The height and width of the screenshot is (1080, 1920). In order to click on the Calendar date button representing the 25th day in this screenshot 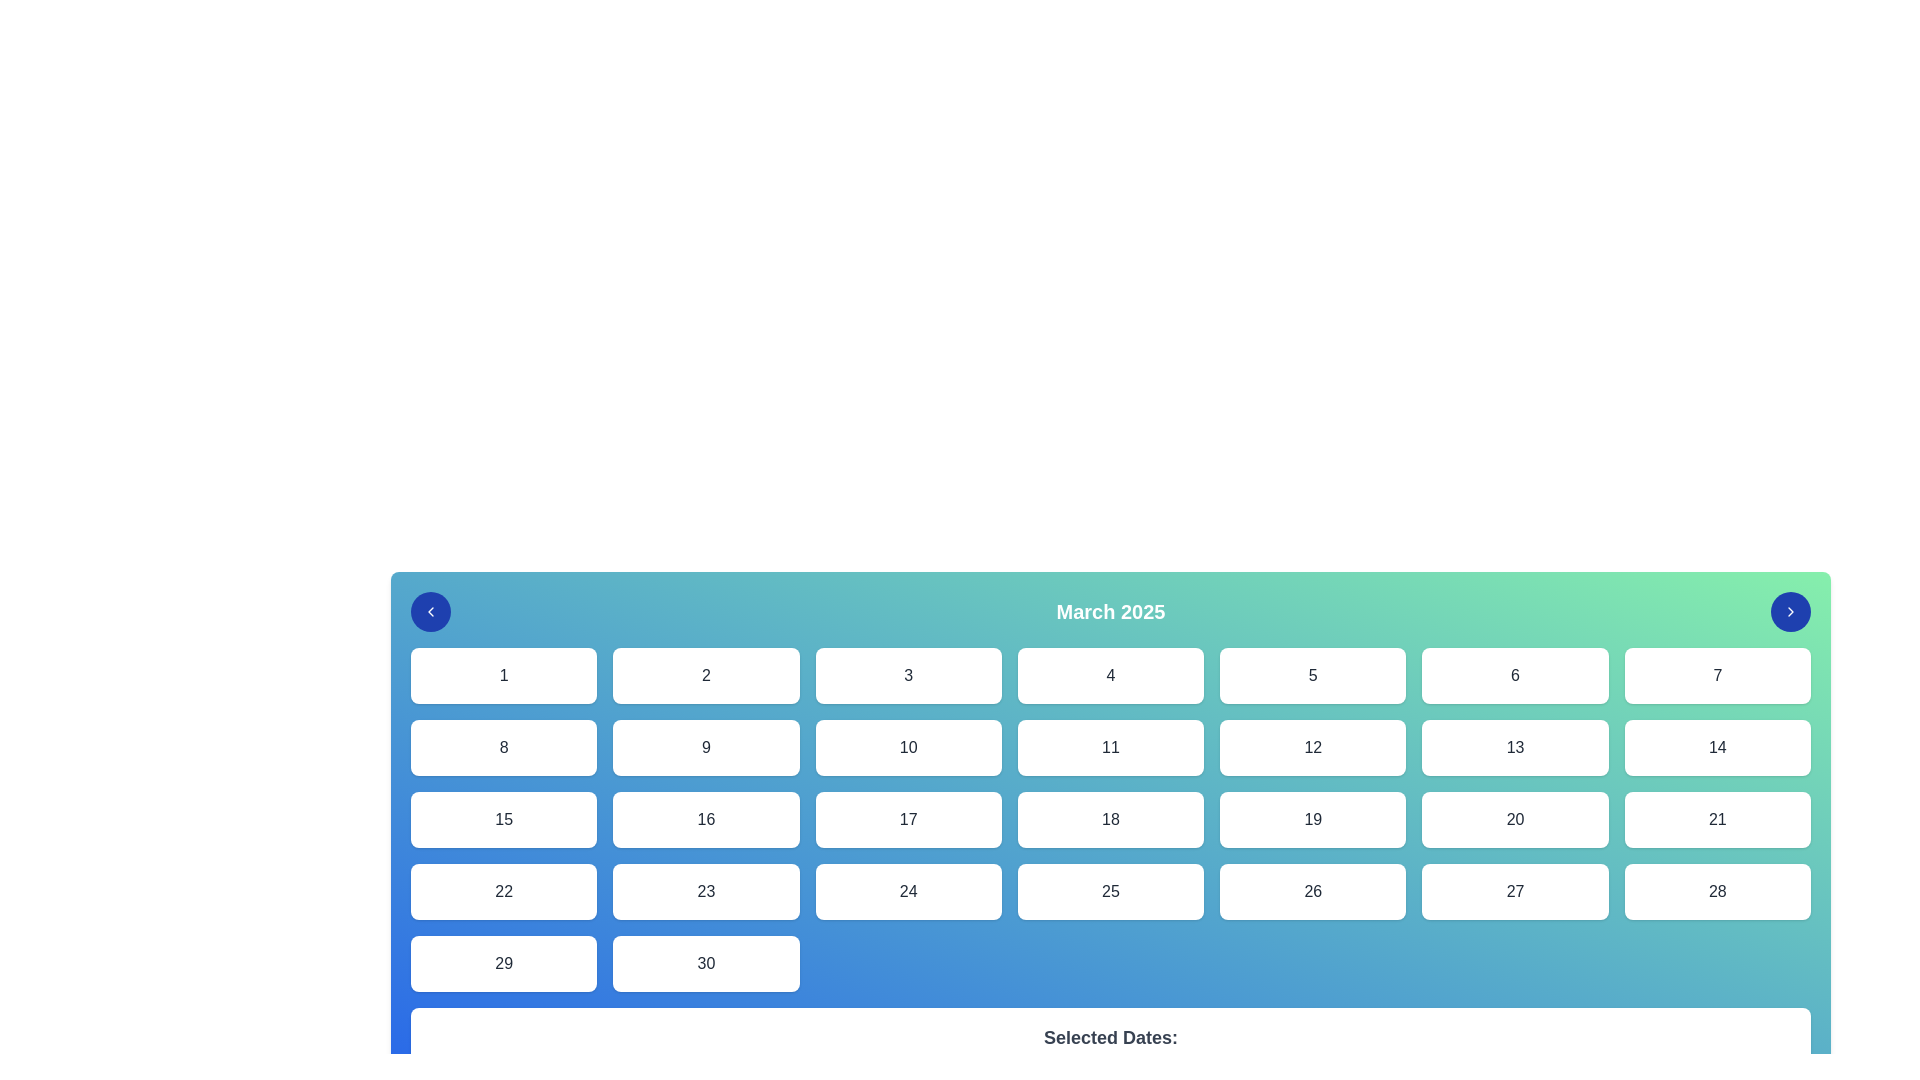, I will do `click(1109, 890)`.